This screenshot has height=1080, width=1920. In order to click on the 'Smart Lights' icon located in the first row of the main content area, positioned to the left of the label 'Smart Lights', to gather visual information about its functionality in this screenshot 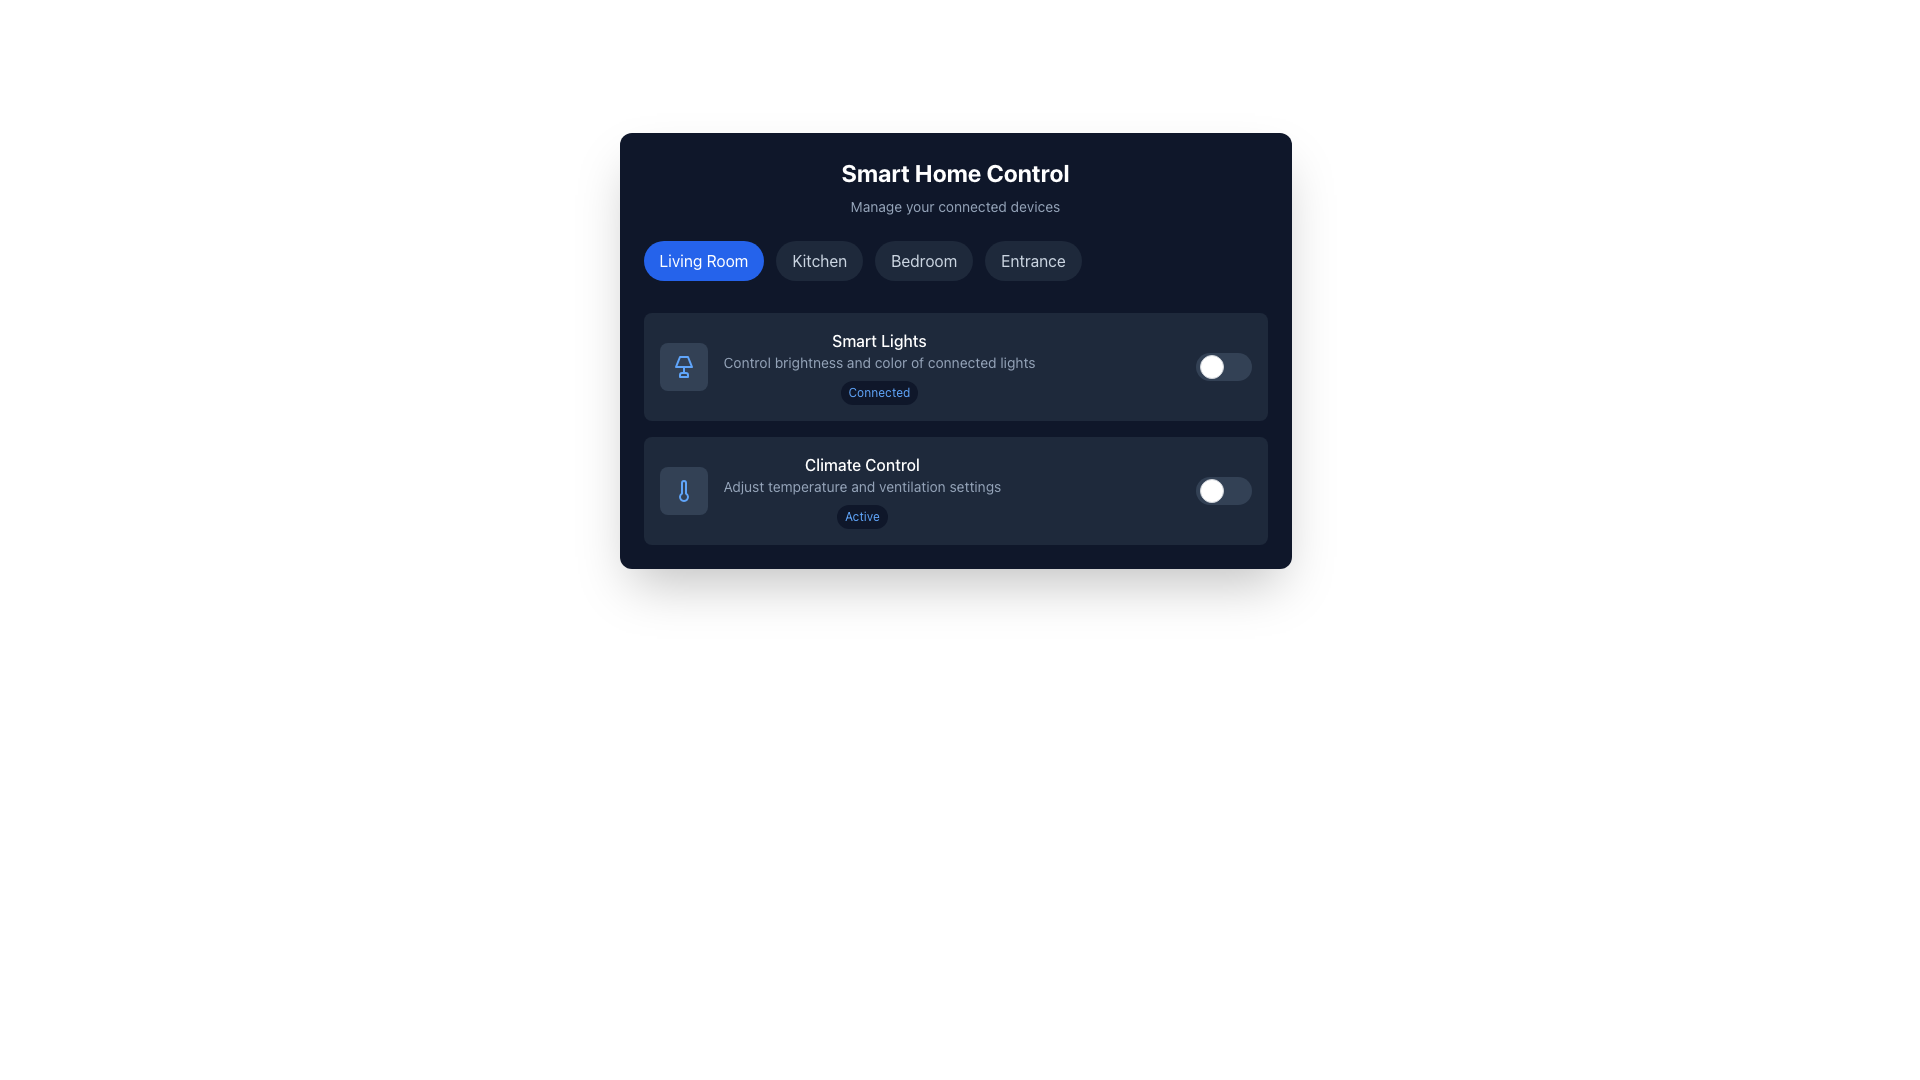, I will do `click(683, 366)`.